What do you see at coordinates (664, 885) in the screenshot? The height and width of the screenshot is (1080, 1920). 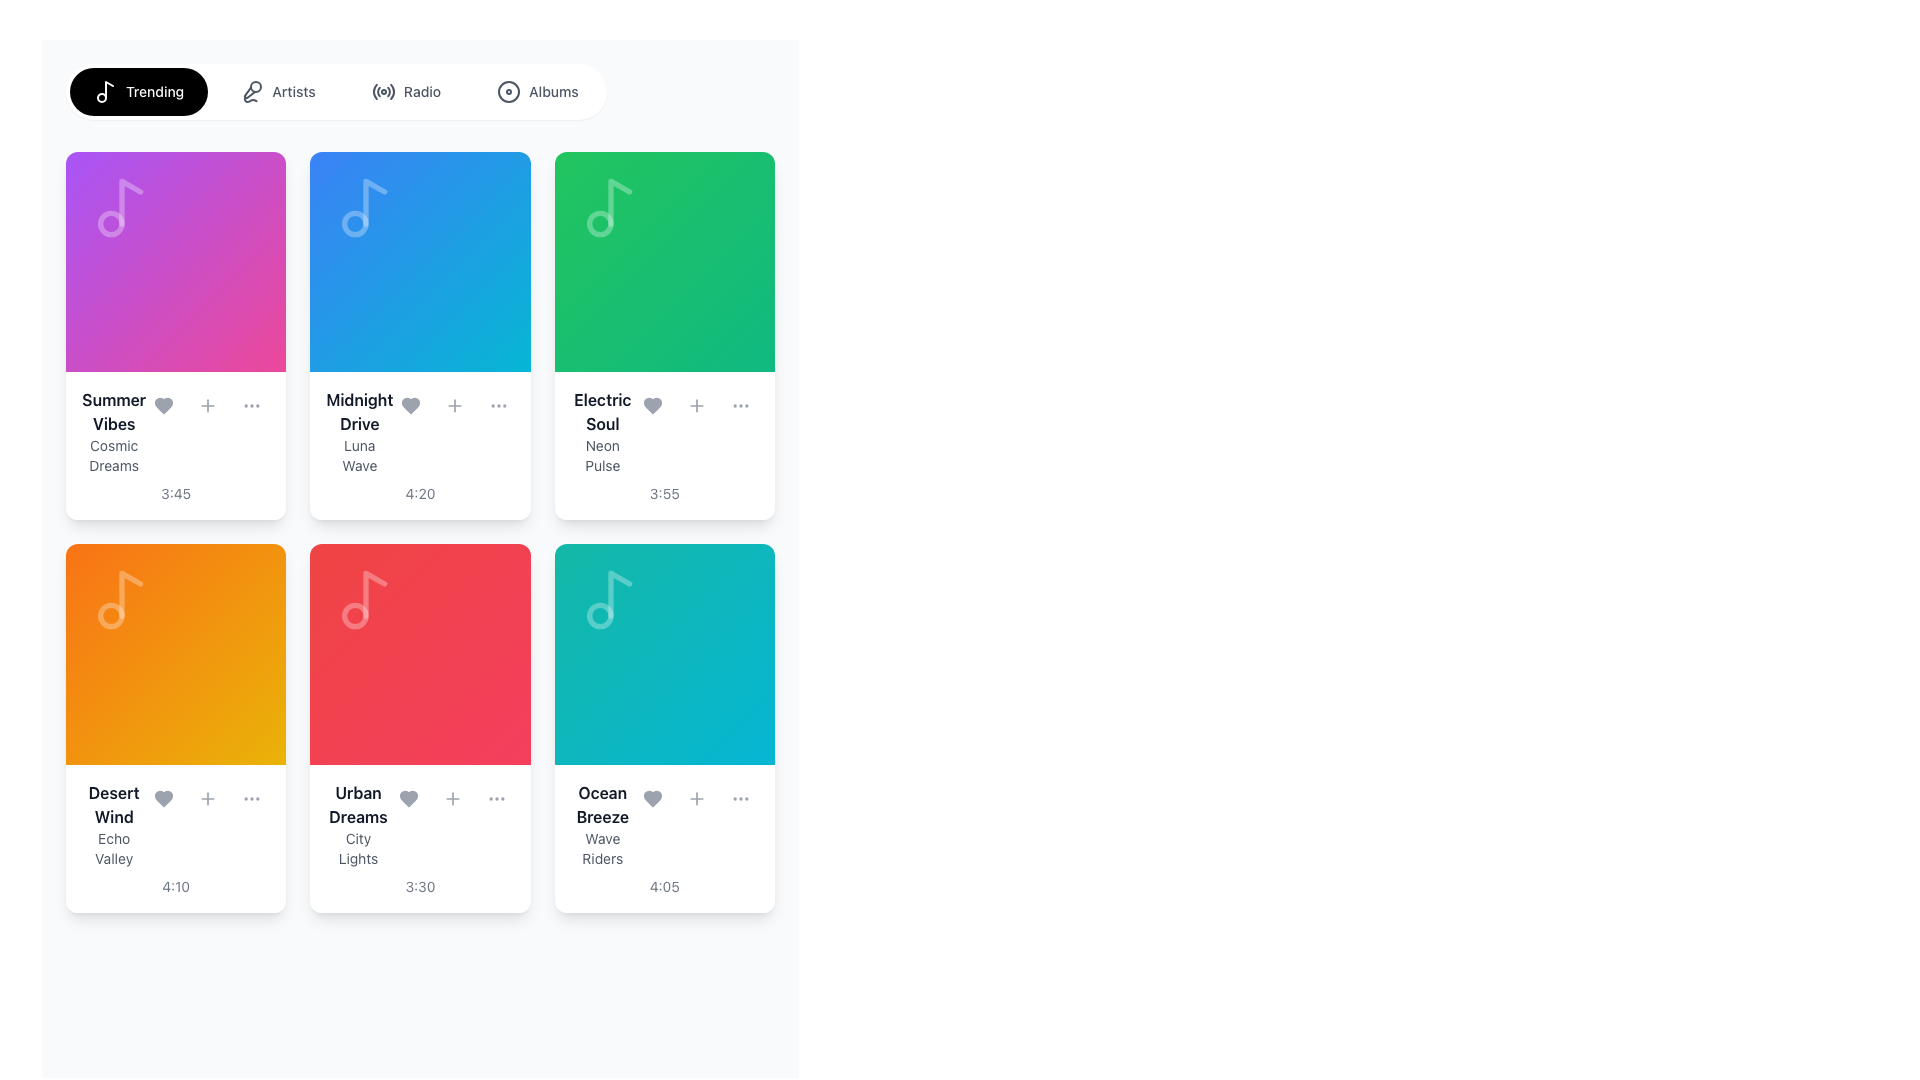 I see `small gray text label displaying '4:05' located at the bottom of the 'Ocean Breeze' card in the grid layout` at bounding box center [664, 885].